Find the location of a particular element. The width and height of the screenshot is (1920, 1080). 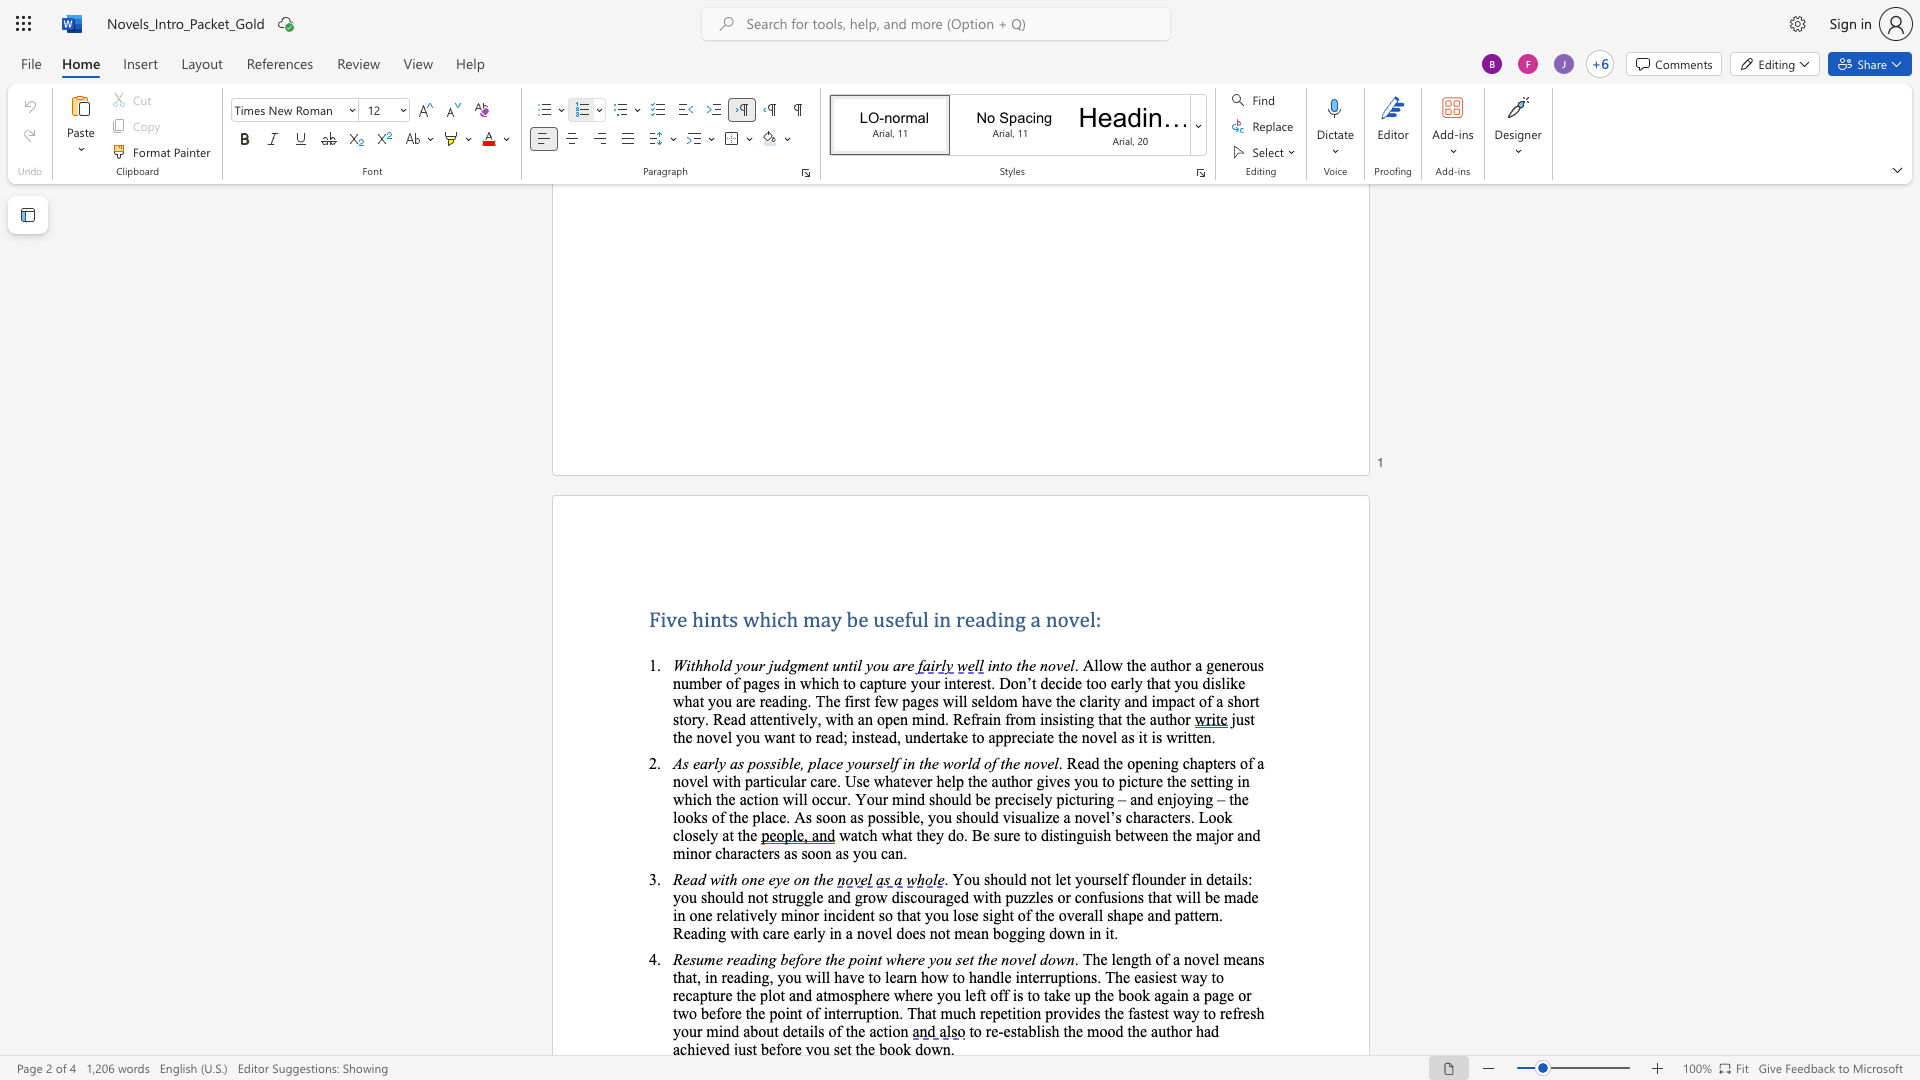

the space between the continuous character "f" and "o" in the text is located at coordinates (801, 958).